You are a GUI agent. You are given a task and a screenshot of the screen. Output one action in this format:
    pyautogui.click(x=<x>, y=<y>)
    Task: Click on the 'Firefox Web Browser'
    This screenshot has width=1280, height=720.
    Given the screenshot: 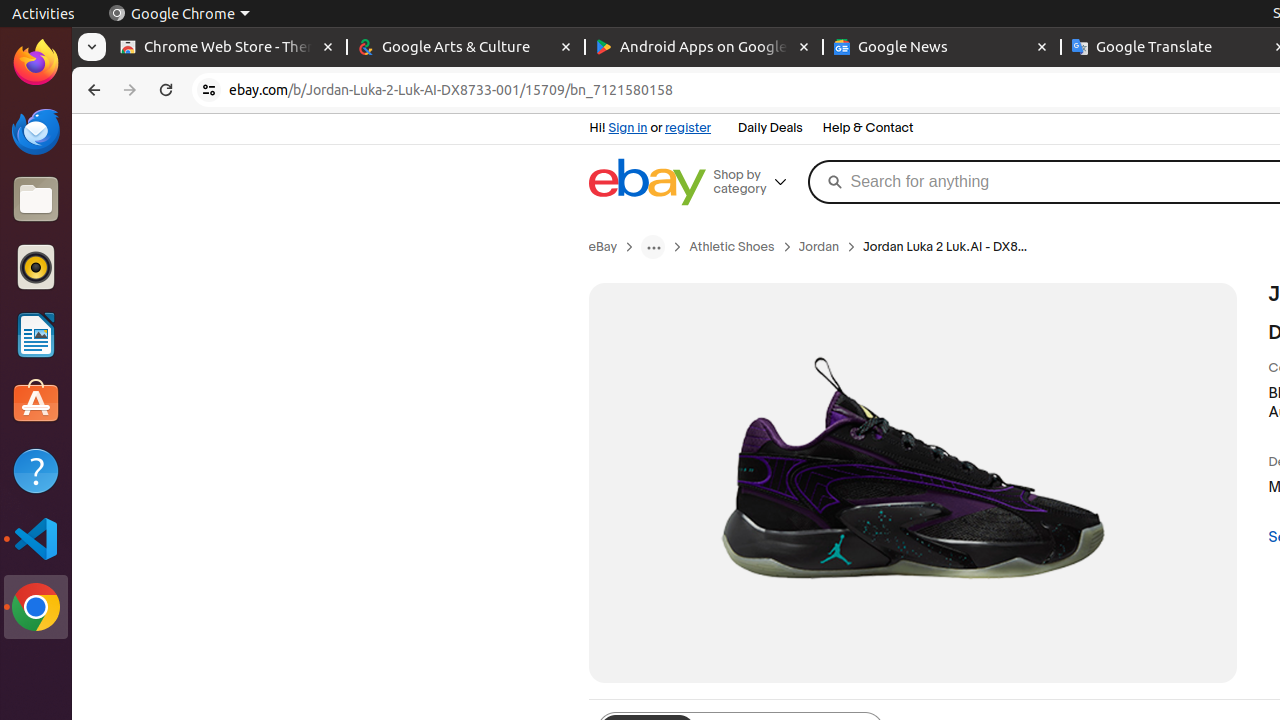 What is the action you would take?
    pyautogui.click(x=35, y=61)
    